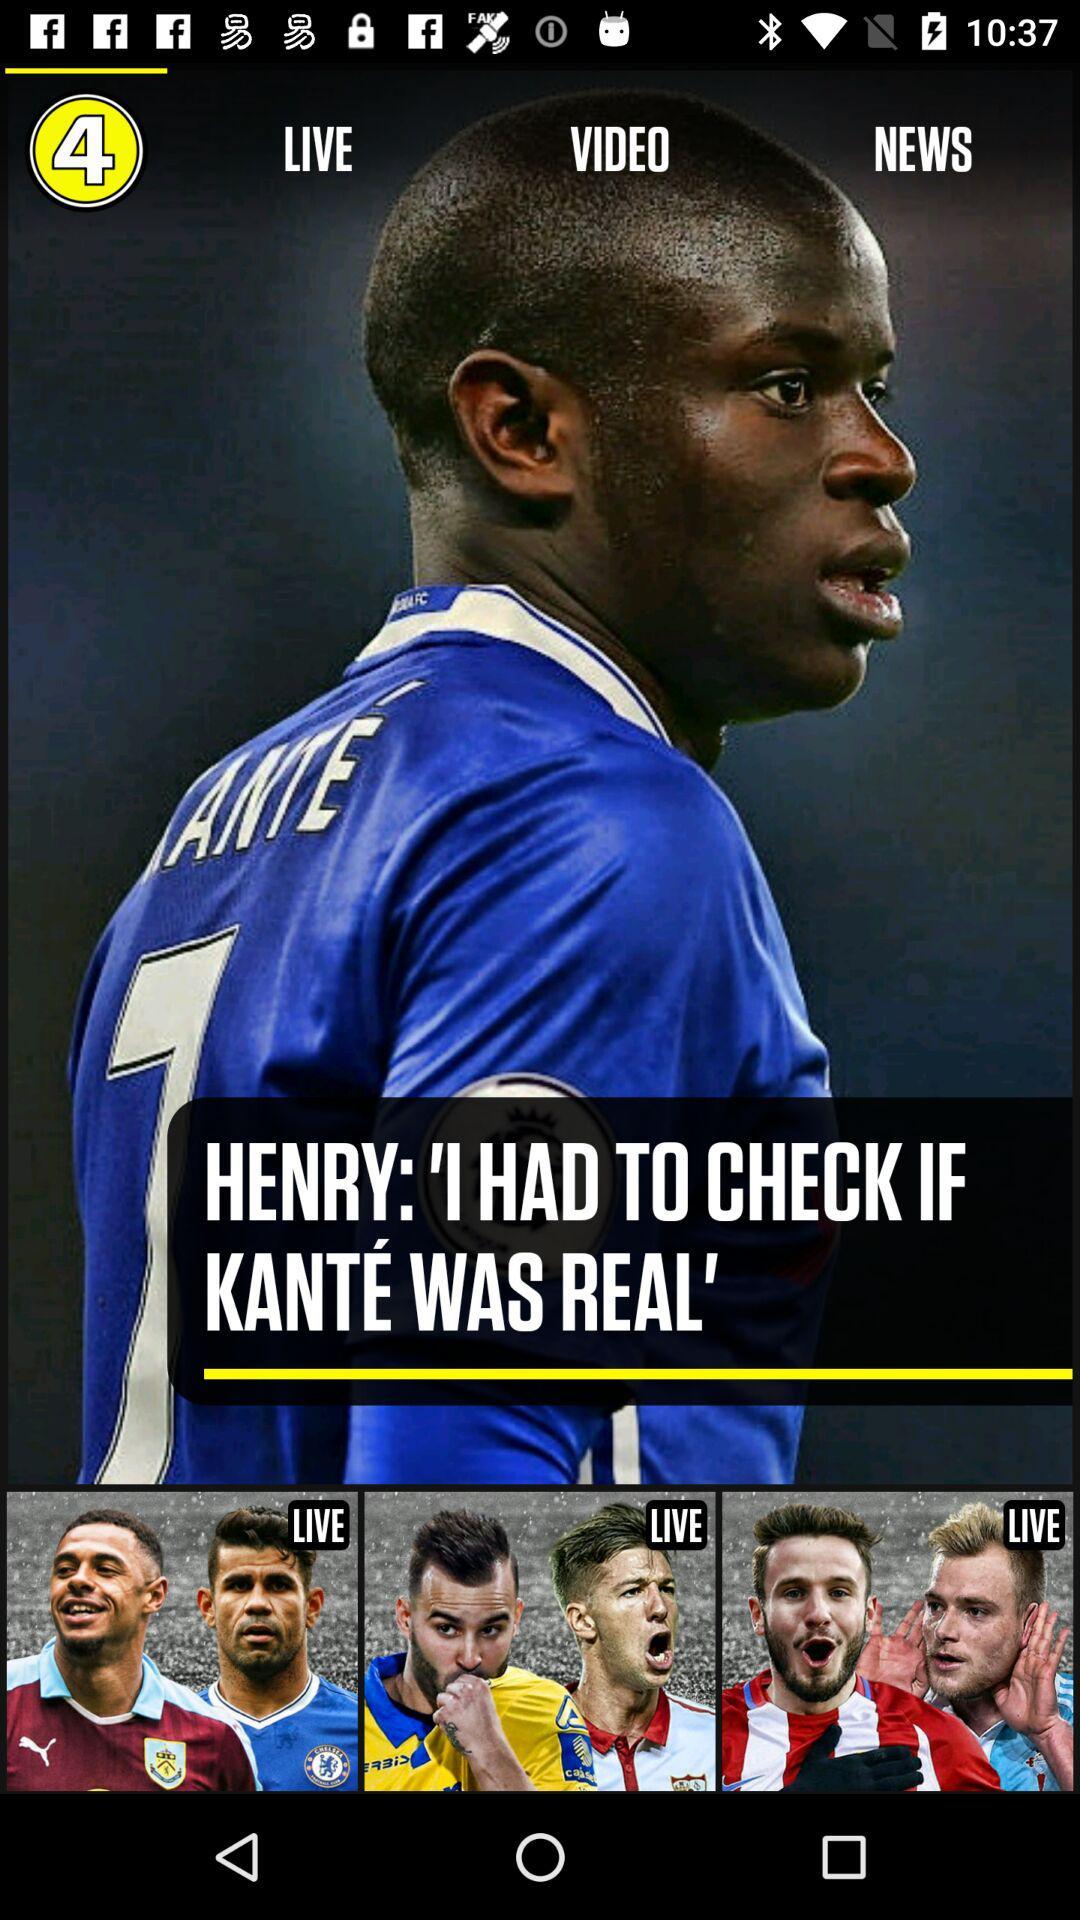 This screenshot has height=1920, width=1080. What do you see at coordinates (619, 149) in the screenshot?
I see `item next to news` at bounding box center [619, 149].